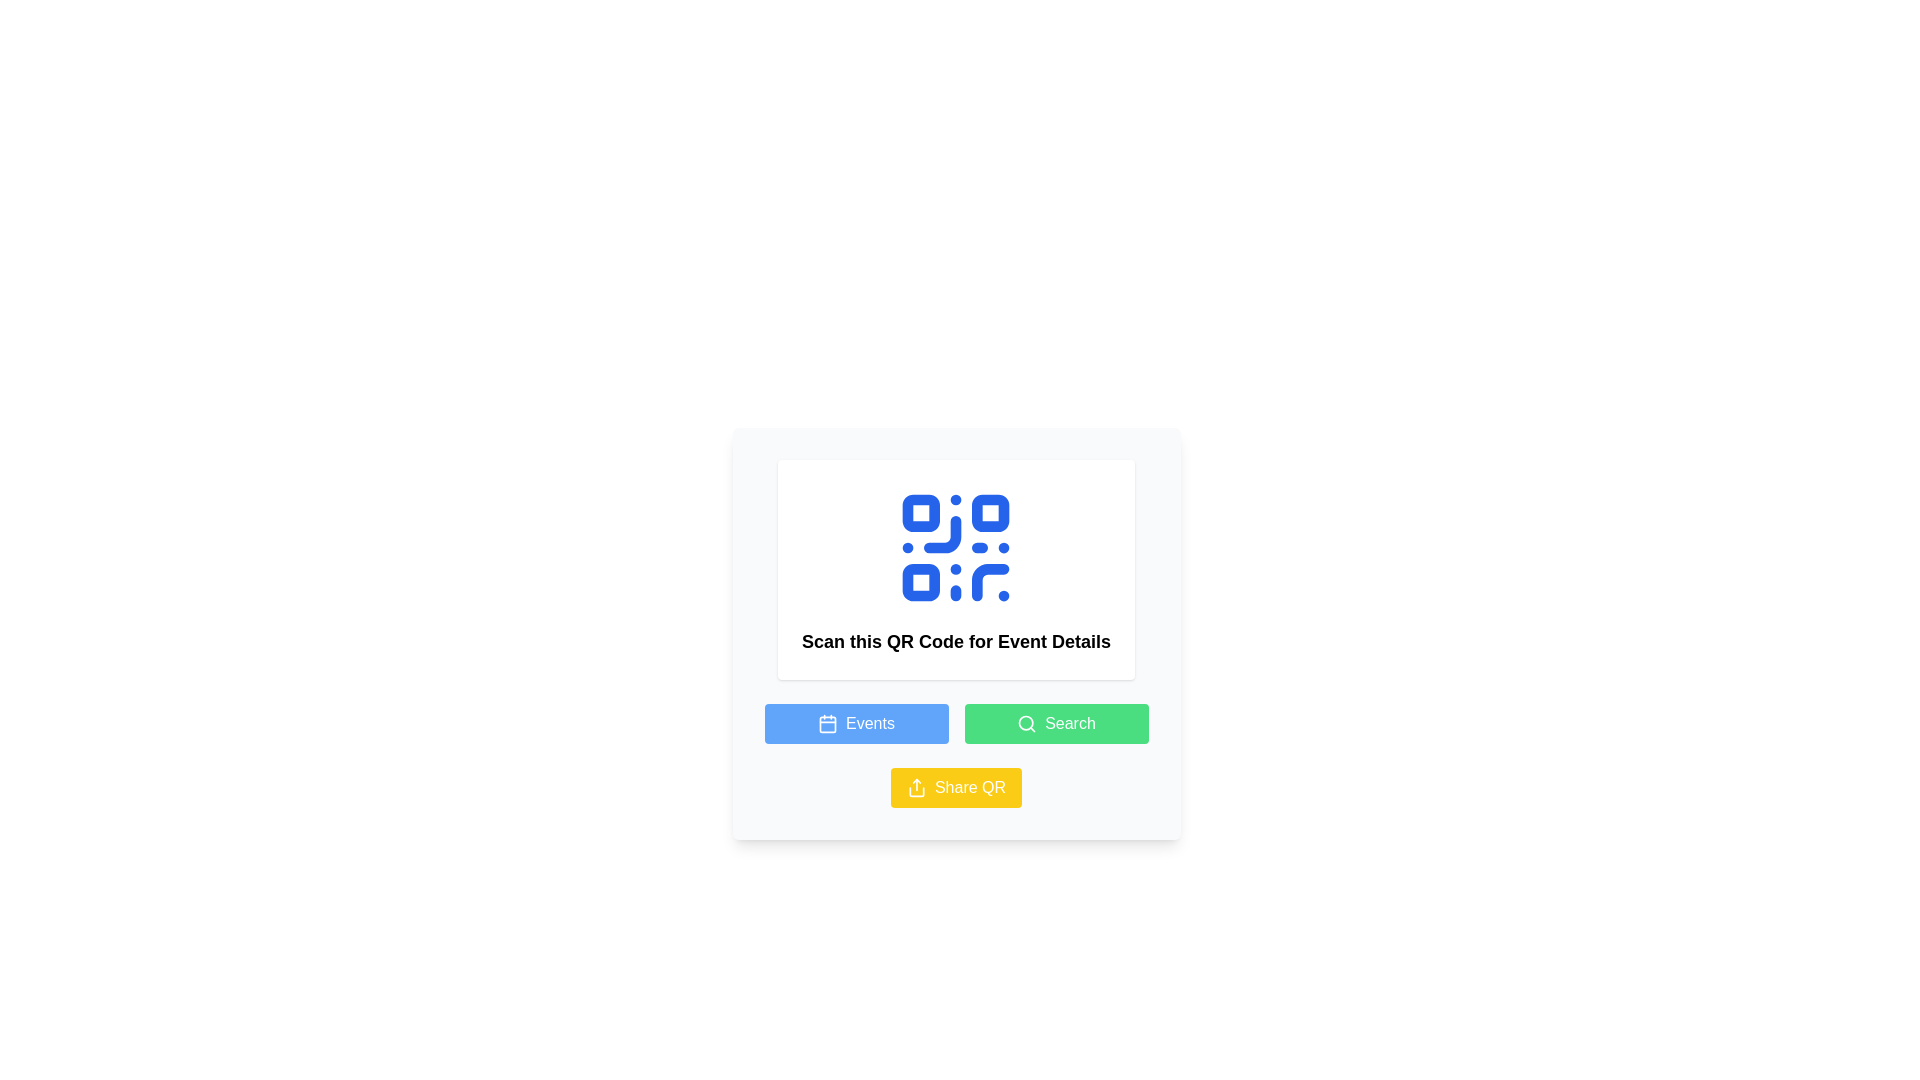 The height and width of the screenshot is (1080, 1920). I want to click on the calendar icon located inside the blue 'Events' button, which represents event-related functionalities, so click(828, 724).